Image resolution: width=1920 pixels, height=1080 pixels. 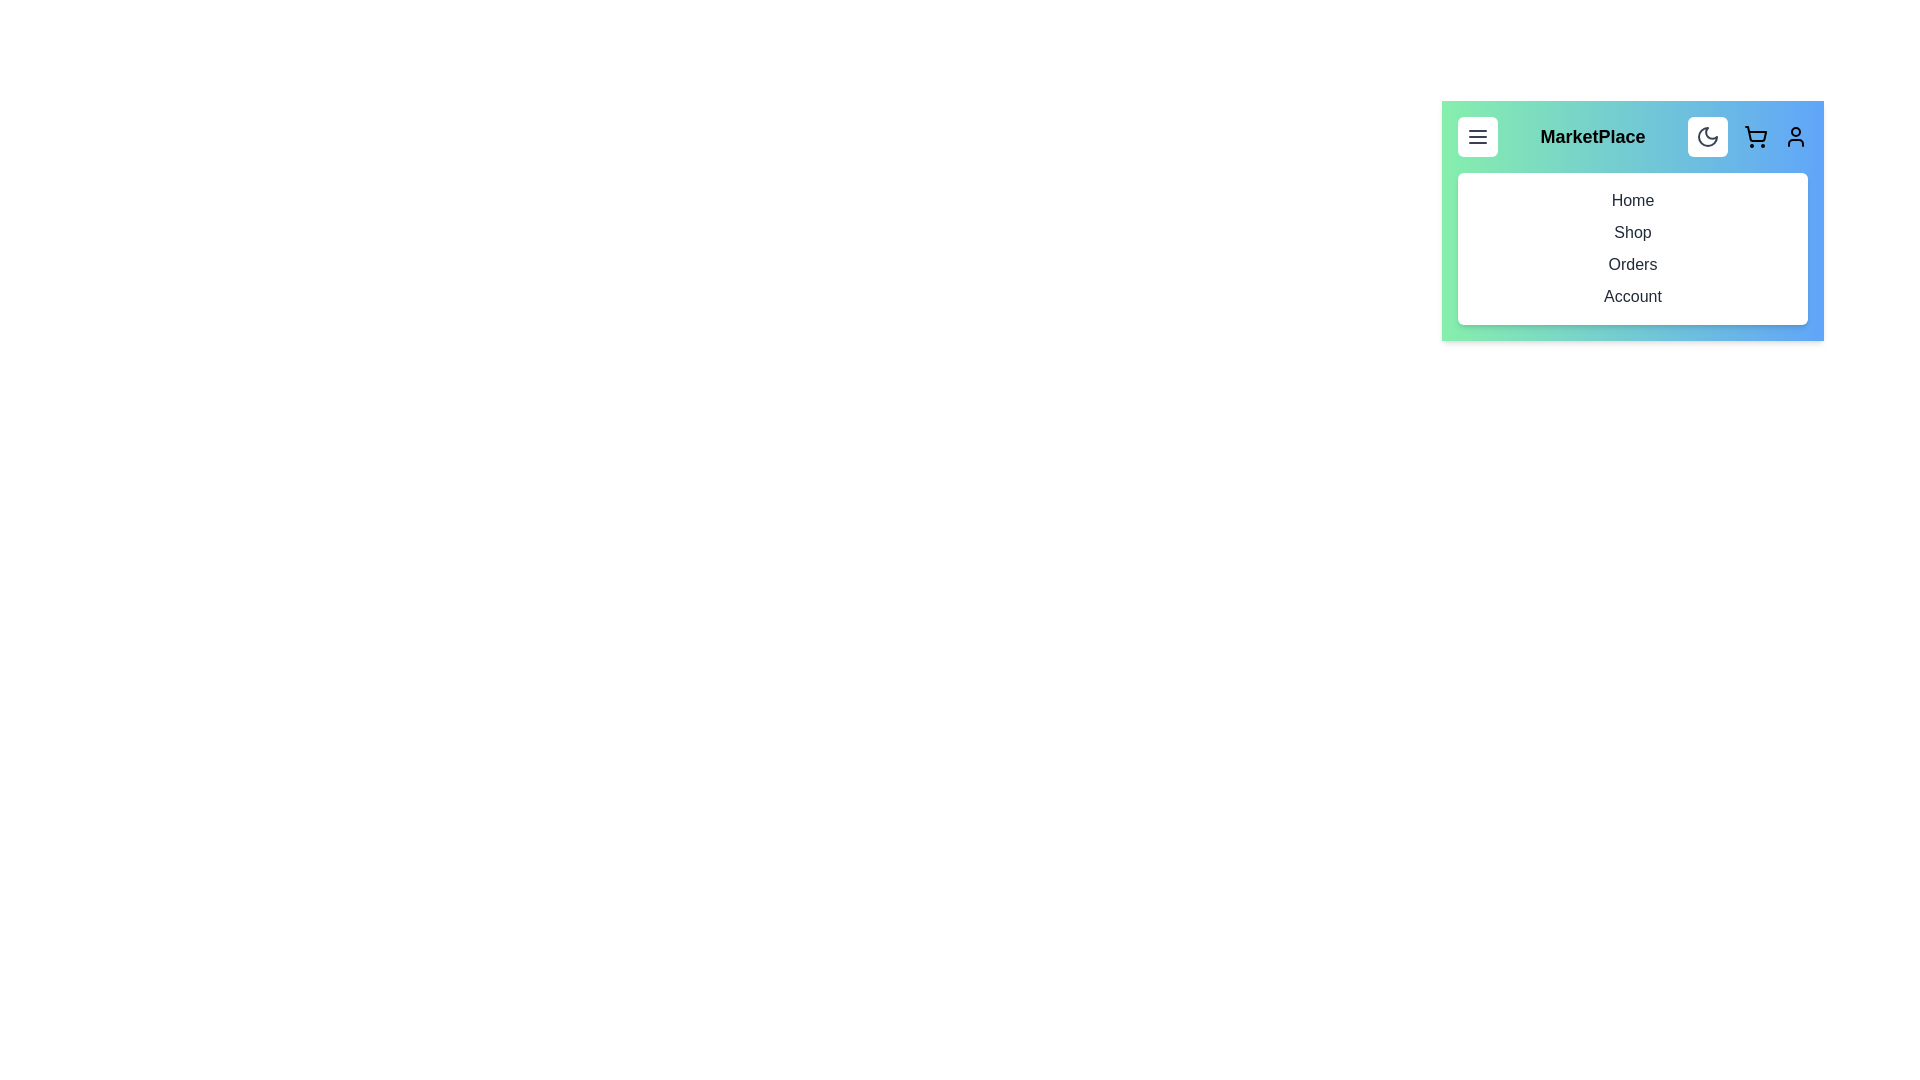 What do you see at coordinates (1632, 264) in the screenshot?
I see `the menu item corresponding to Orders` at bounding box center [1632, 264].